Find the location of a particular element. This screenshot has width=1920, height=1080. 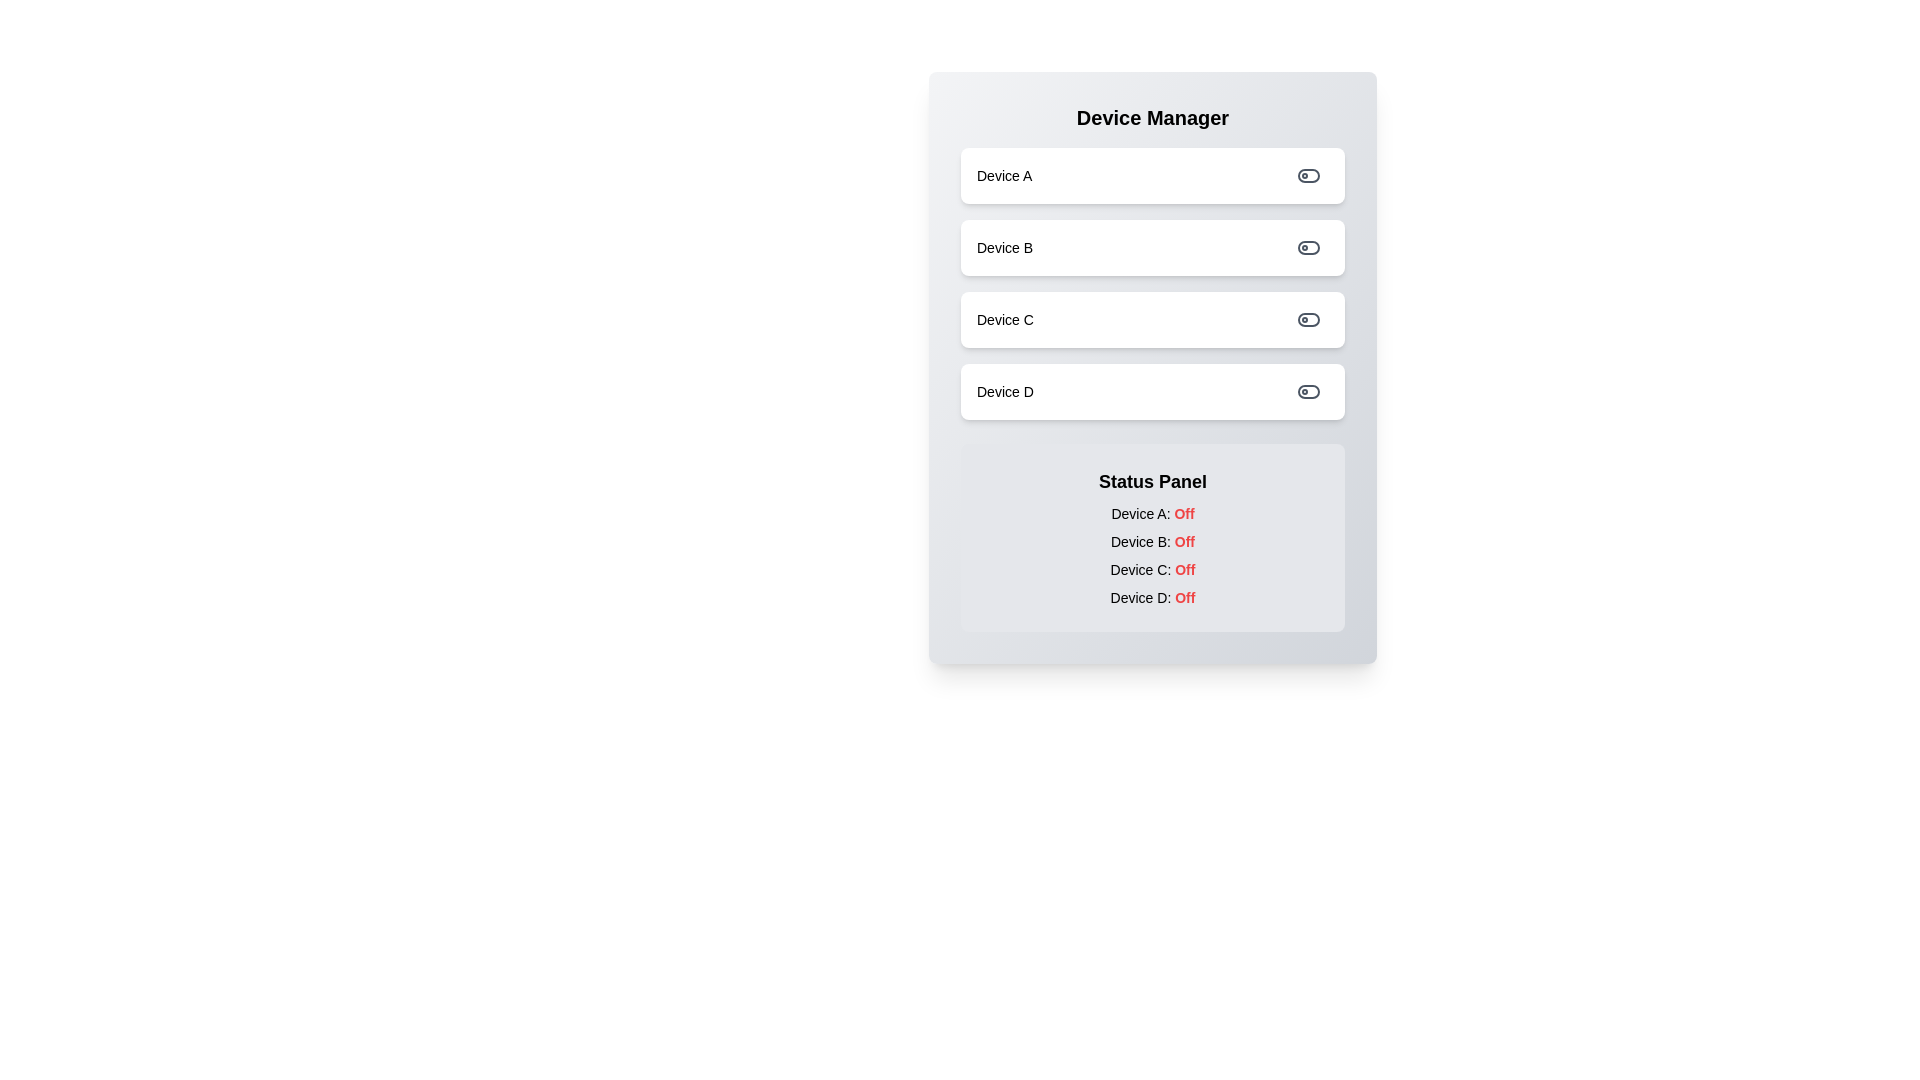

the 'Device Manager' title text to inspect its content is located at coordinates (1152, 118).